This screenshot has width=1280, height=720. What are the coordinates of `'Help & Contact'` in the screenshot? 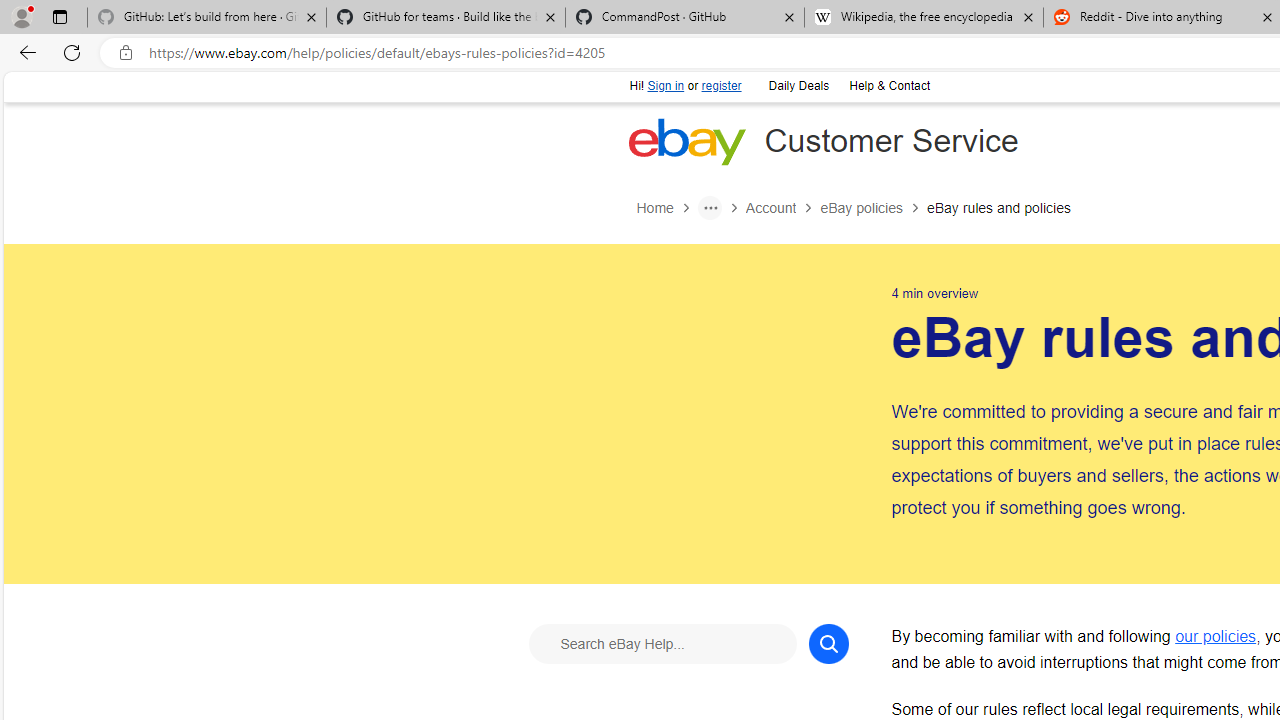 It's located at (887, 83).